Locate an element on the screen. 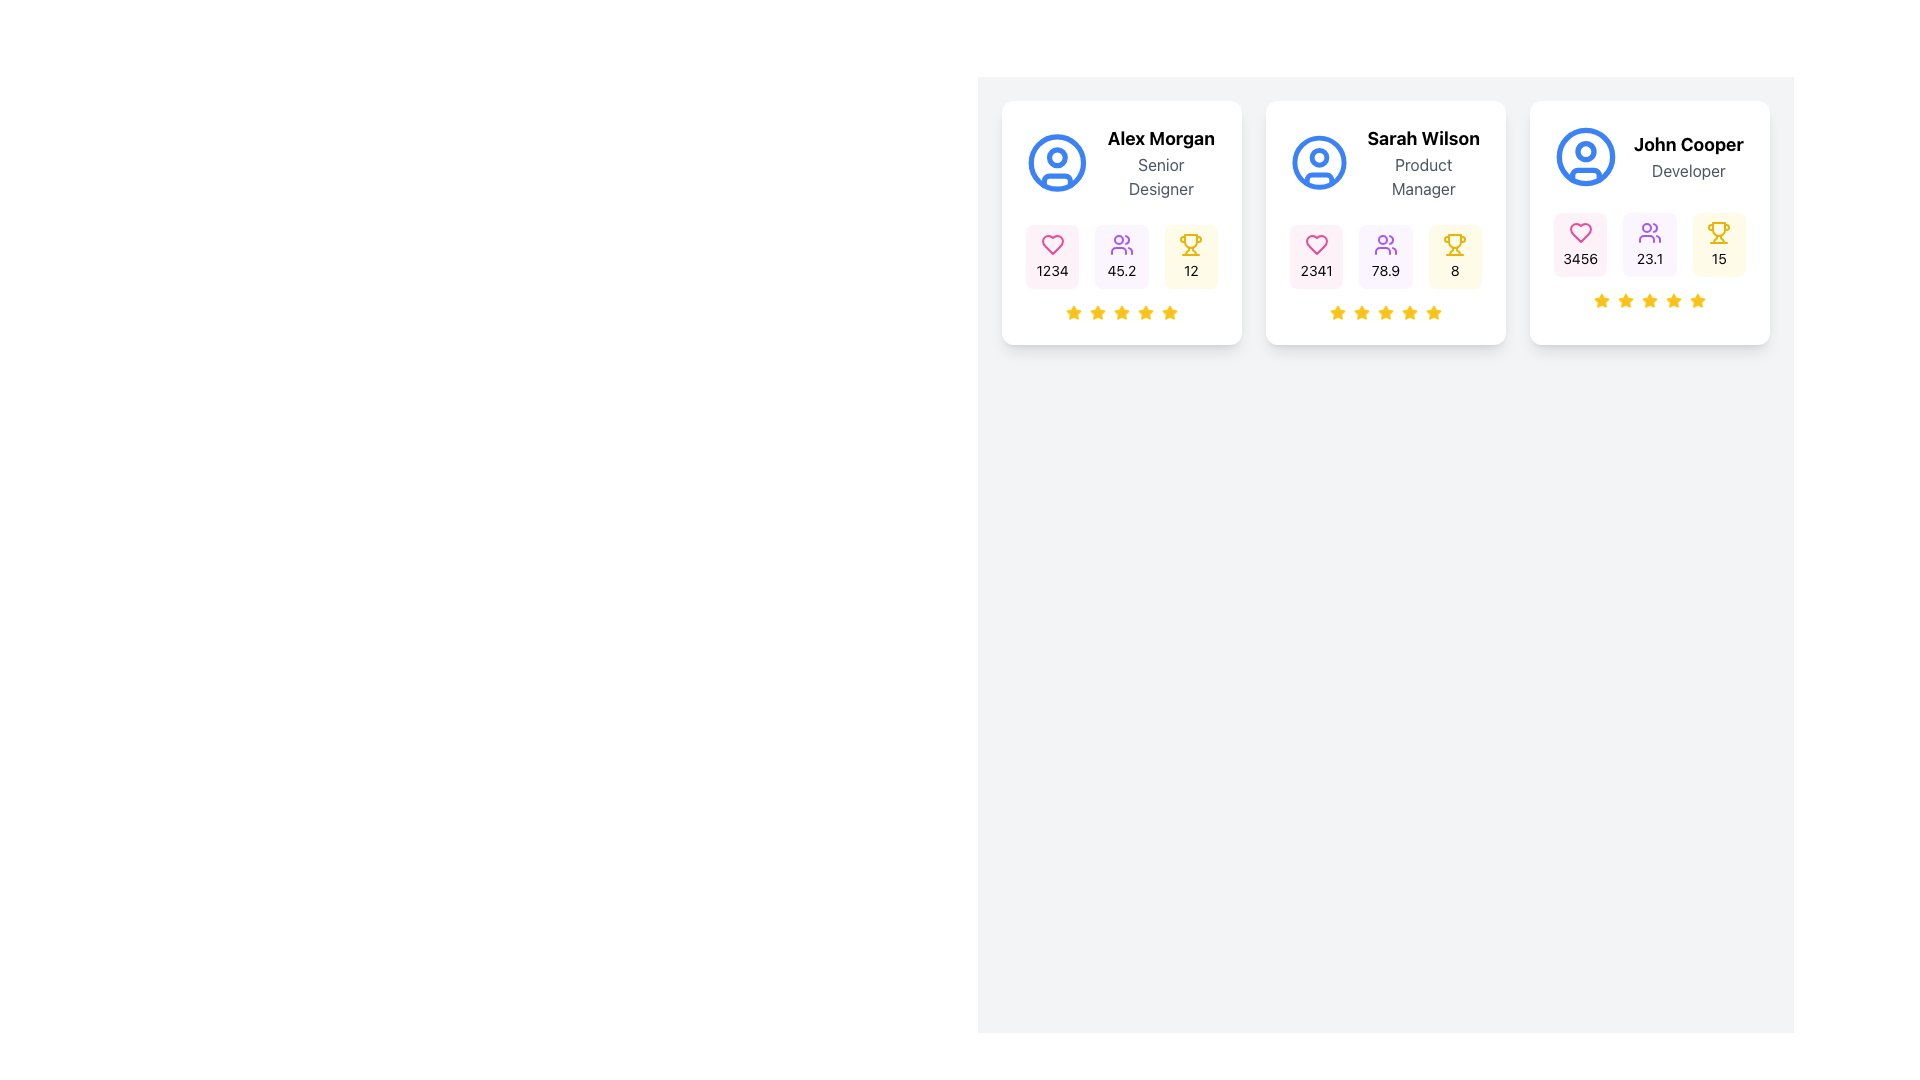  properties of the blue bottom arc within the circular icon located at the top-left corner of the first profile card is located at coordinates (1056, 180).